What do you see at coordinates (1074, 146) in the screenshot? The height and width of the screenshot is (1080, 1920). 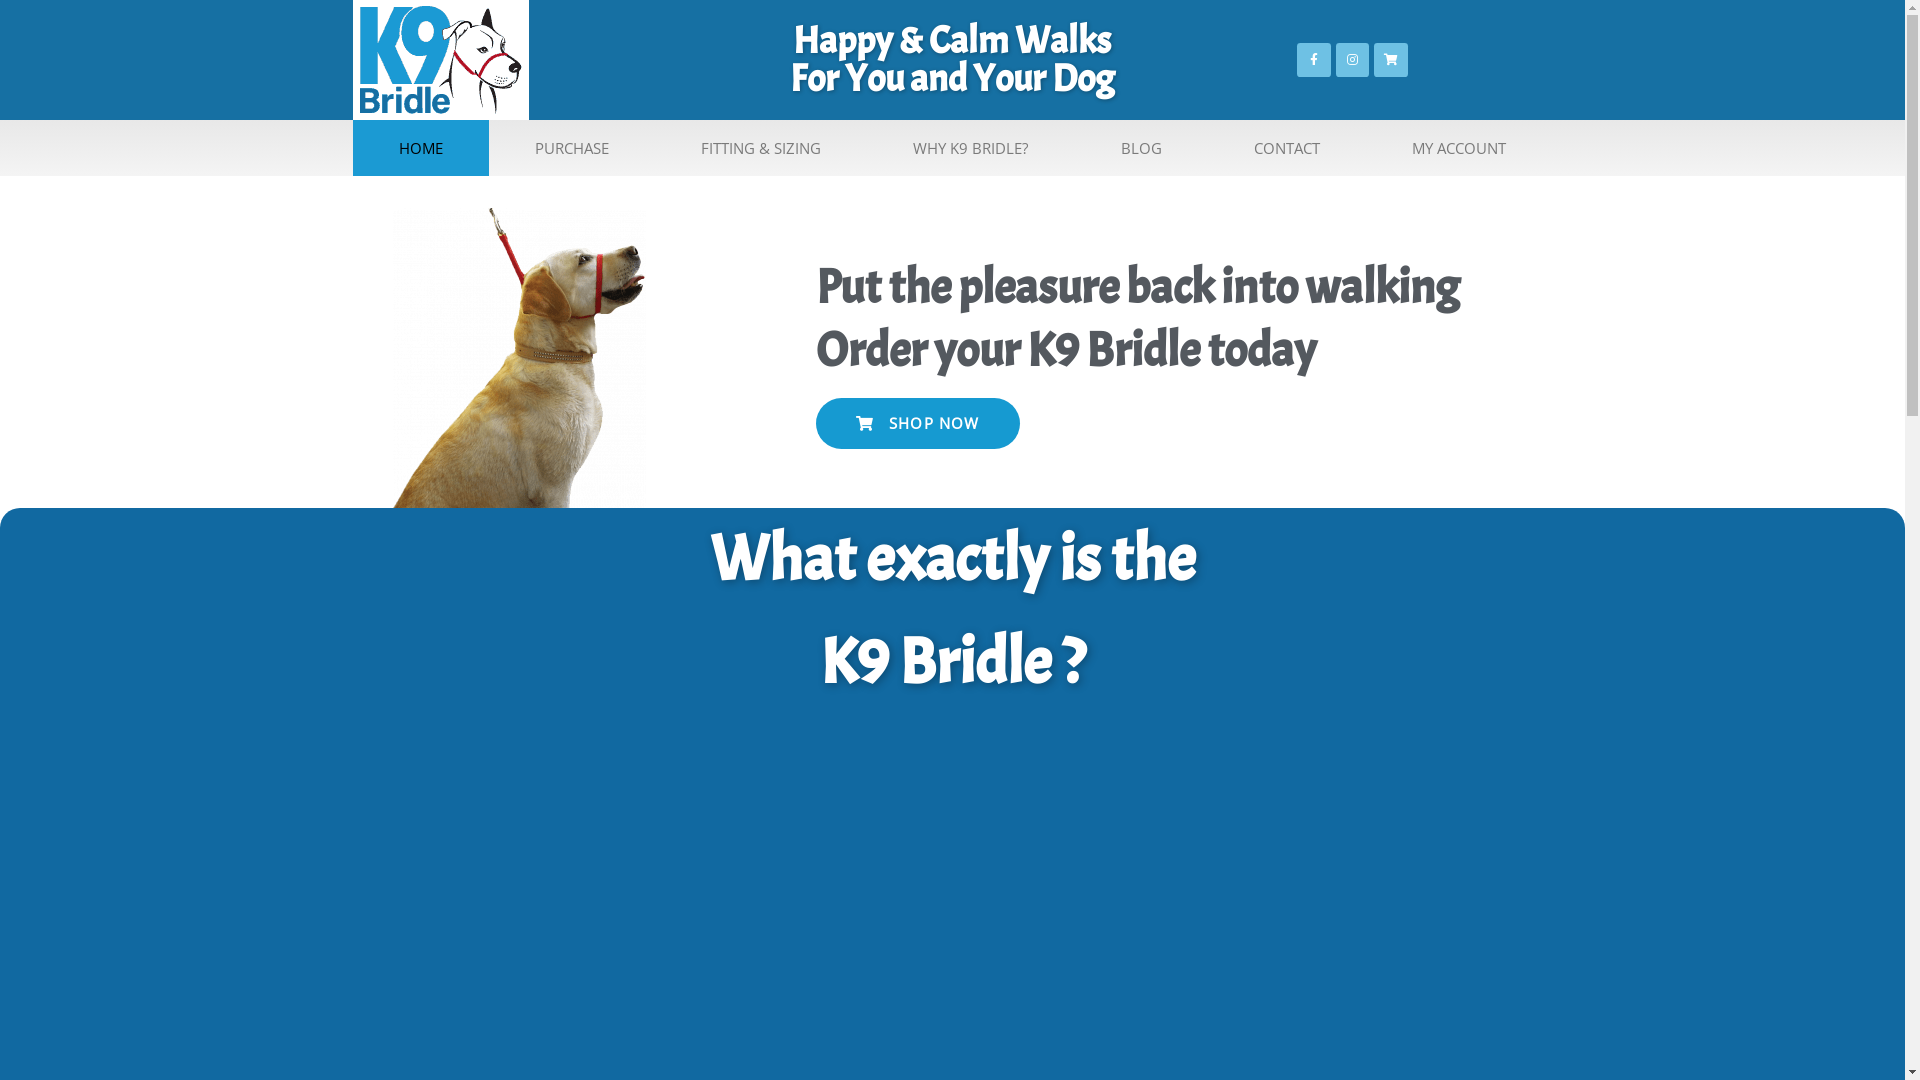 I see `'BLOG'` at bounding box center [1074, 146].